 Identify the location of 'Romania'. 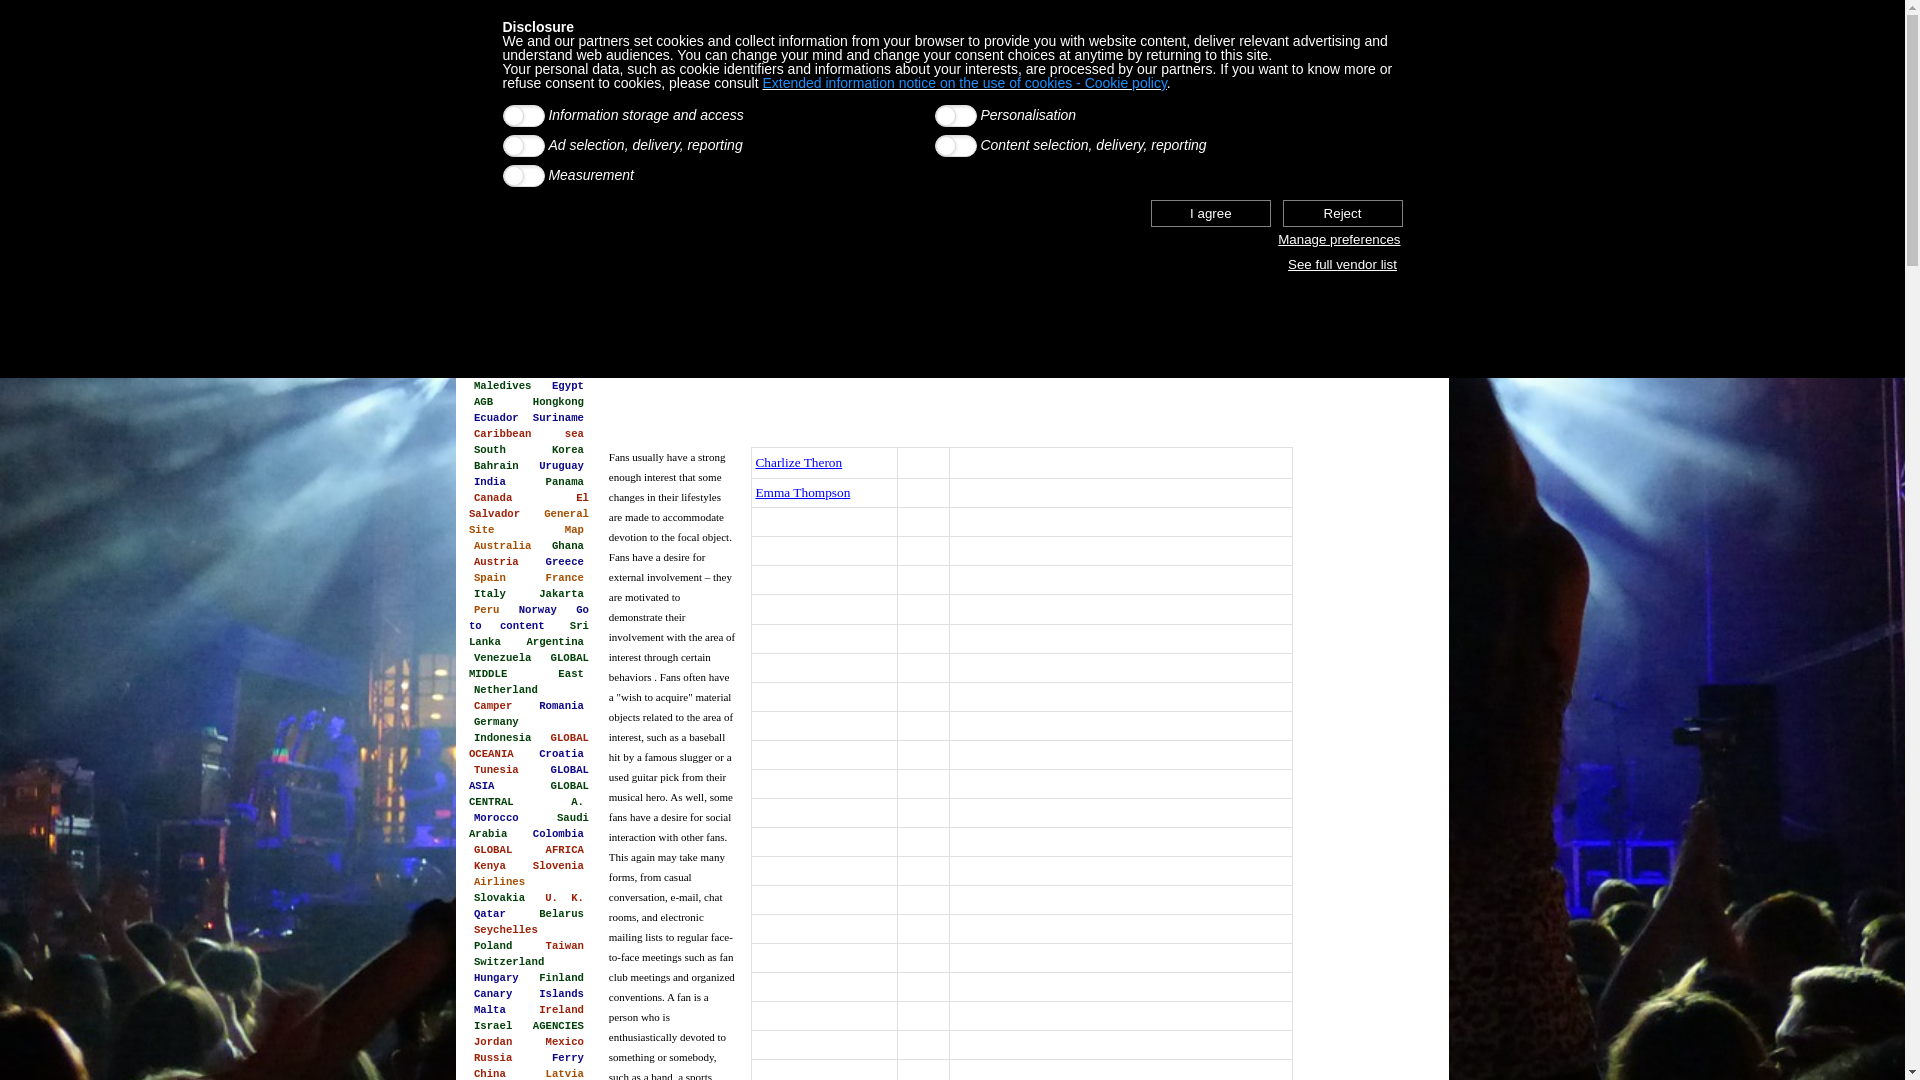
(560, 704).